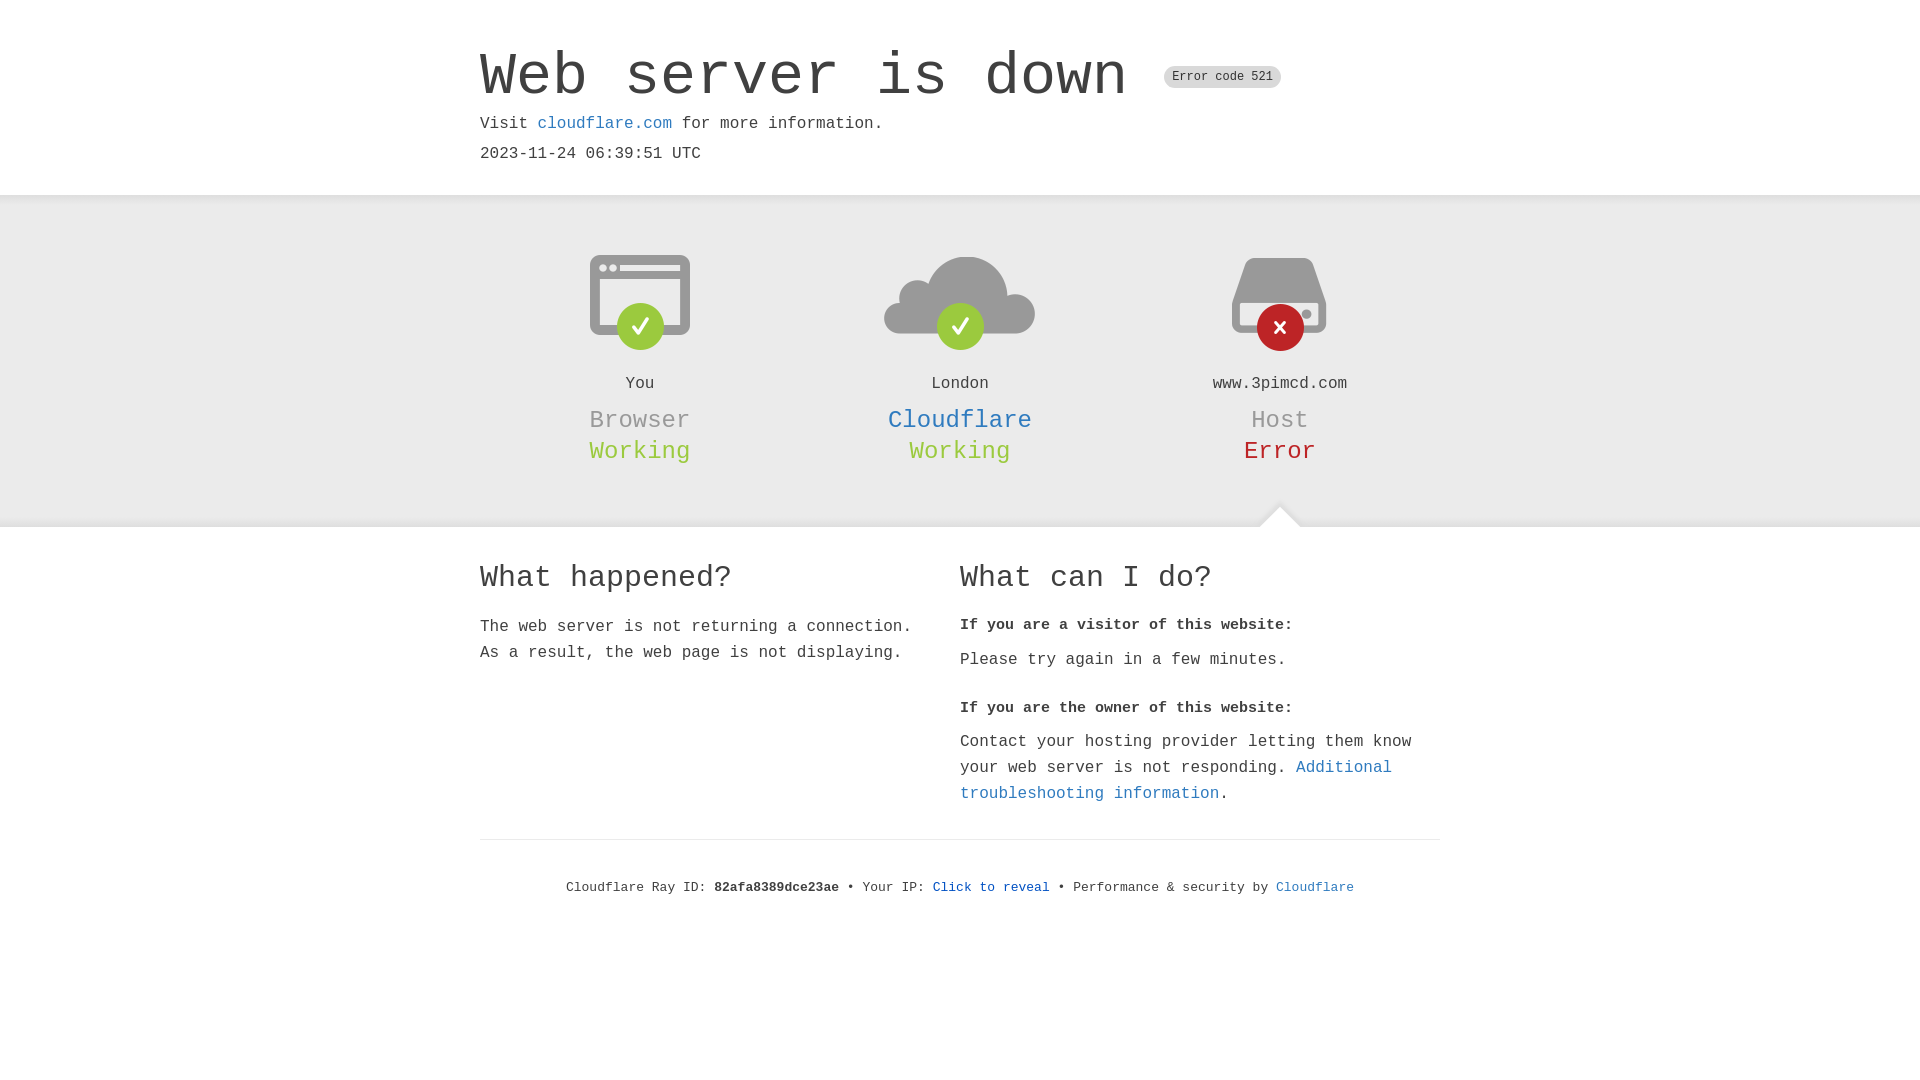 This screenshot has width=1920, height=1080. Describe the element at coordinates (1315, 886) in the screenshot. I see `'Cloudflare'` at that location.